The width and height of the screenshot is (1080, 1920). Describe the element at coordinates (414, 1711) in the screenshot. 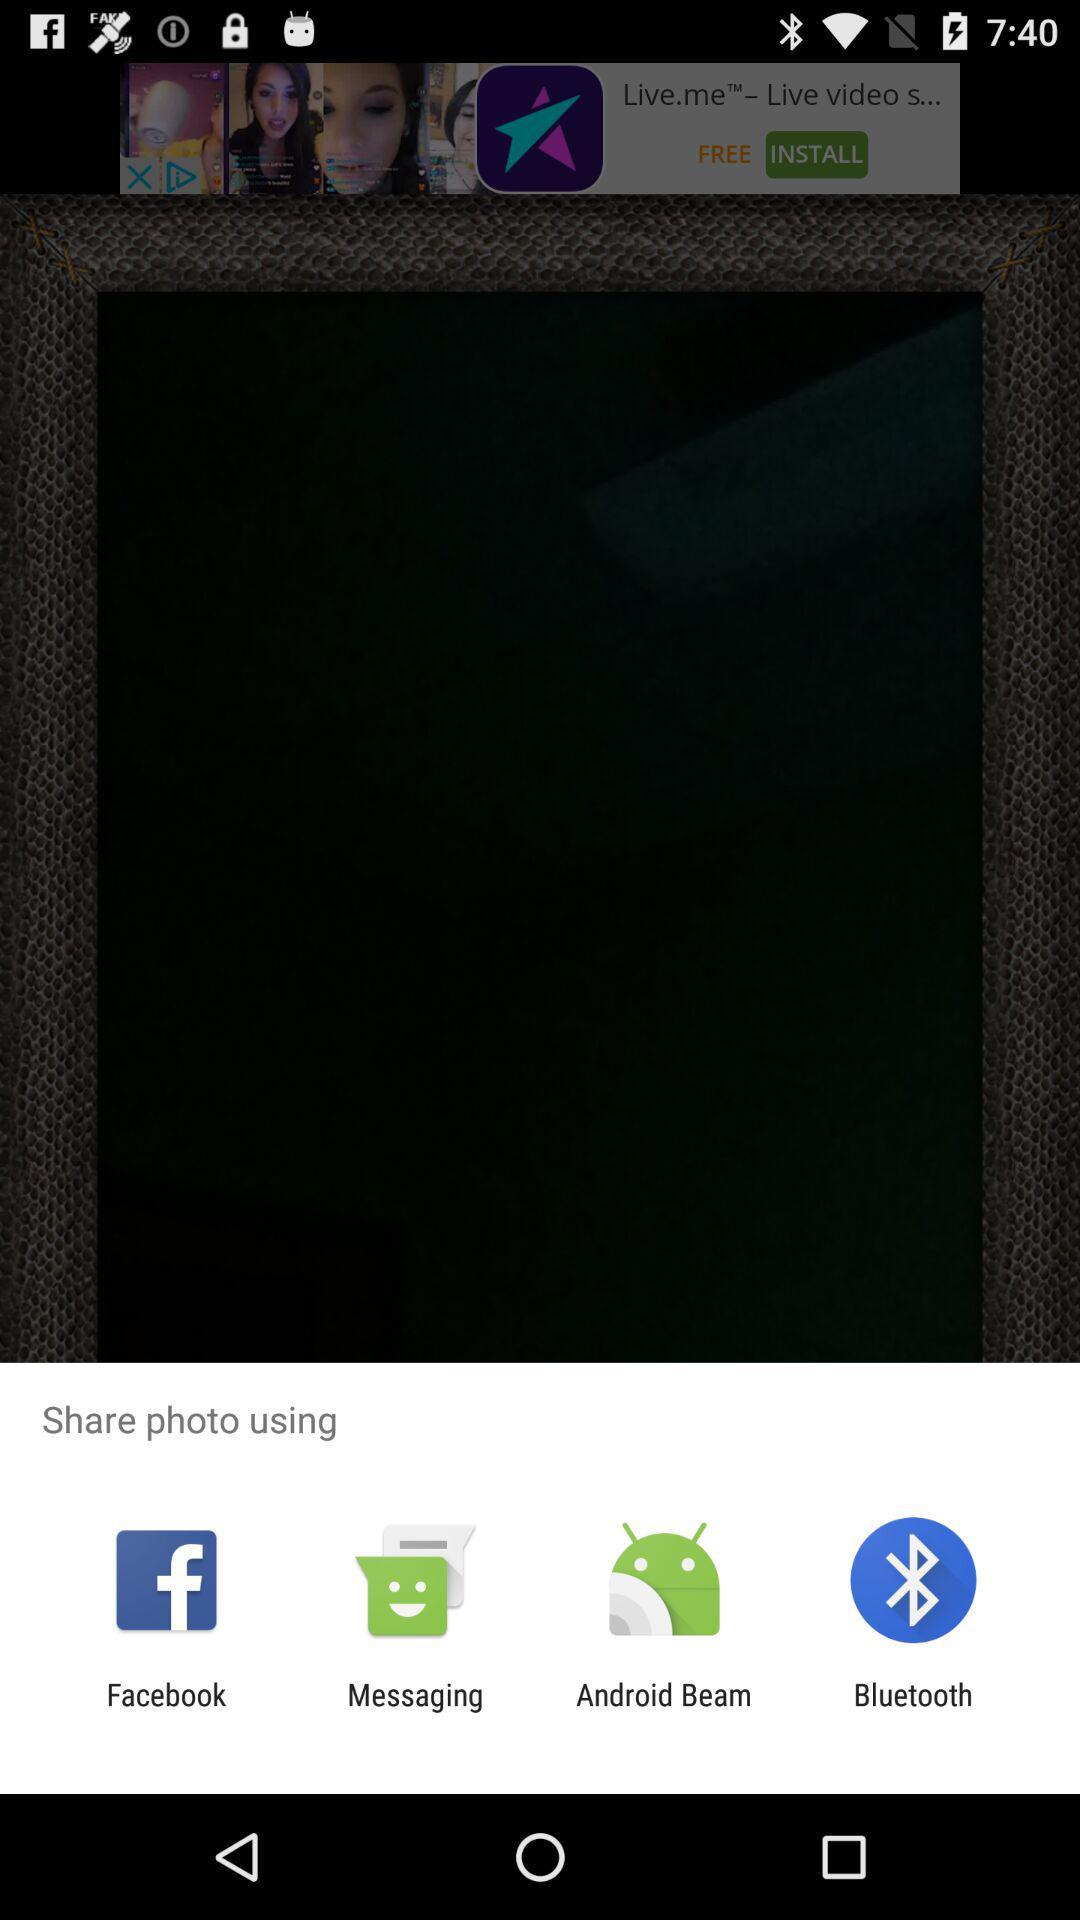

I see `icon to the left of android beam` at that location.